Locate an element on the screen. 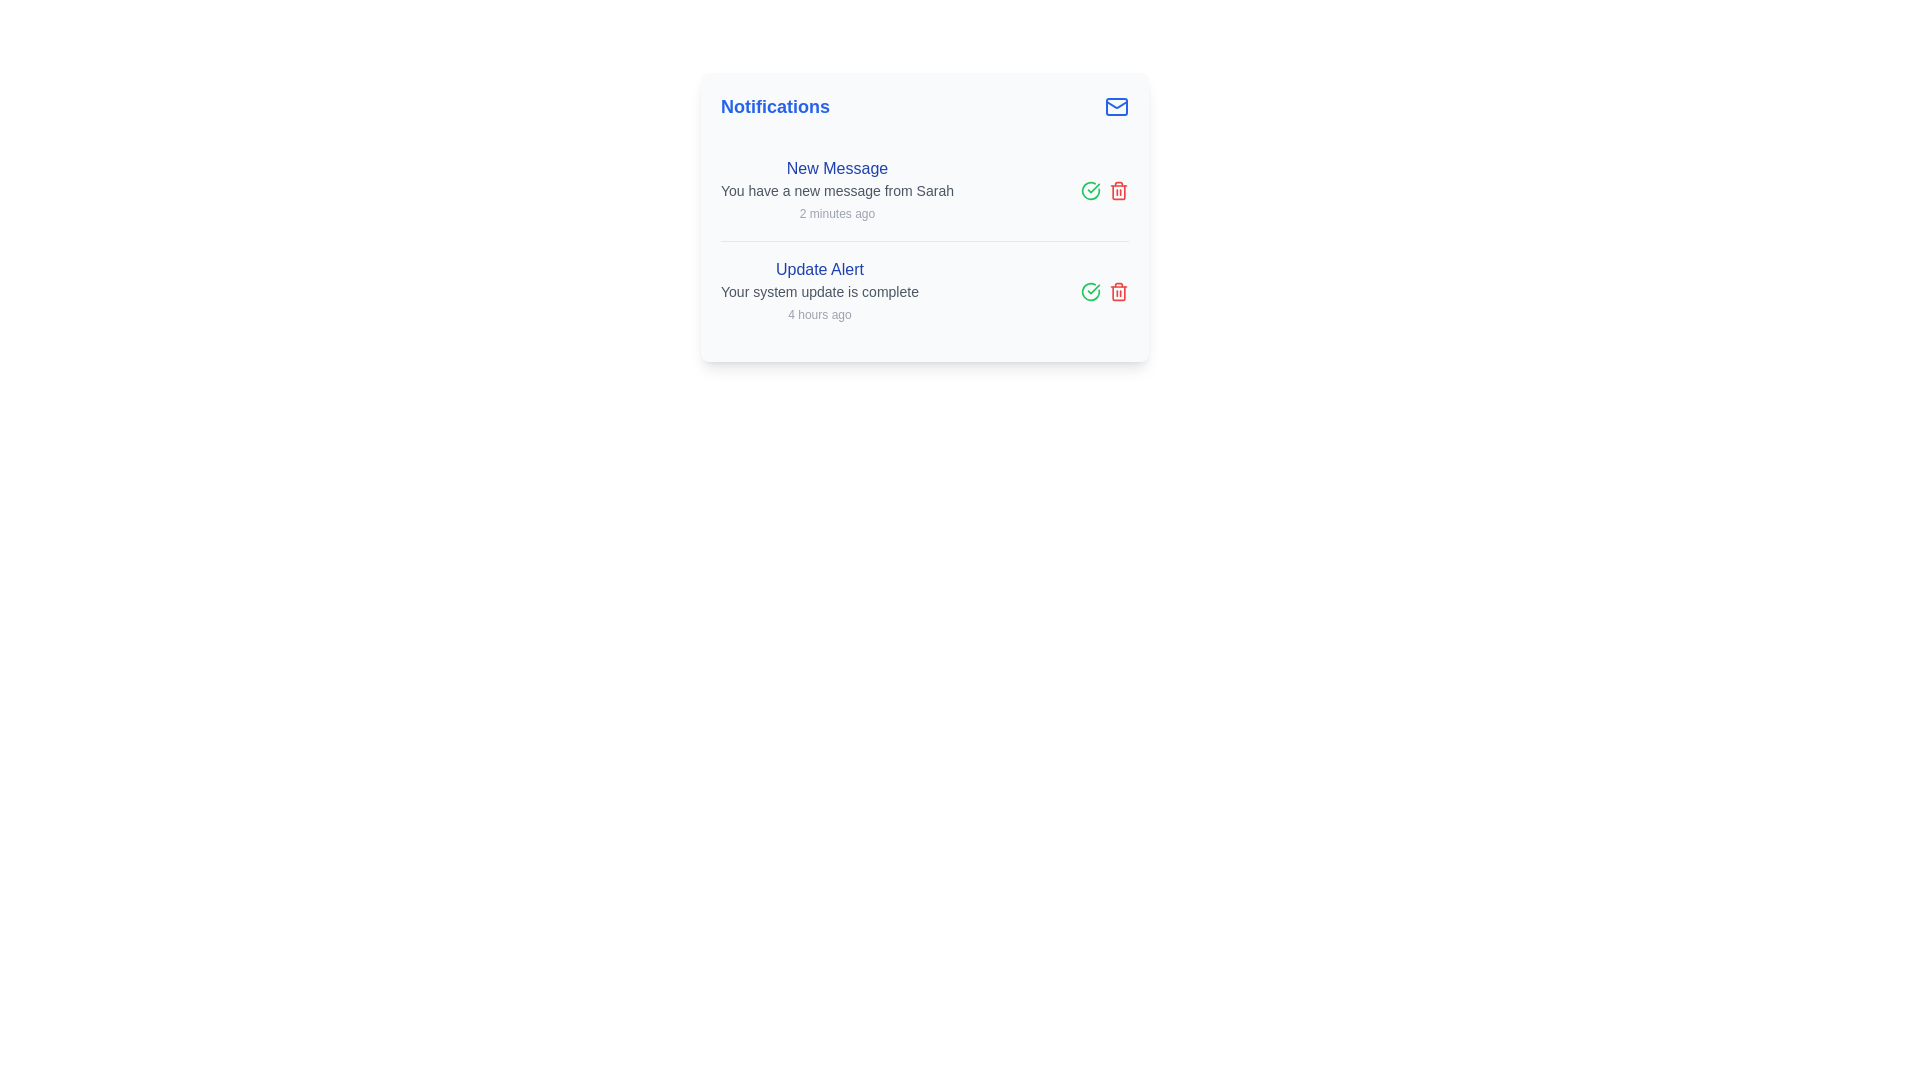 This screenshot has height=1080, width=1920. the email icon located in the top-right corner of the notification box is located at coordinates (1116, 107).